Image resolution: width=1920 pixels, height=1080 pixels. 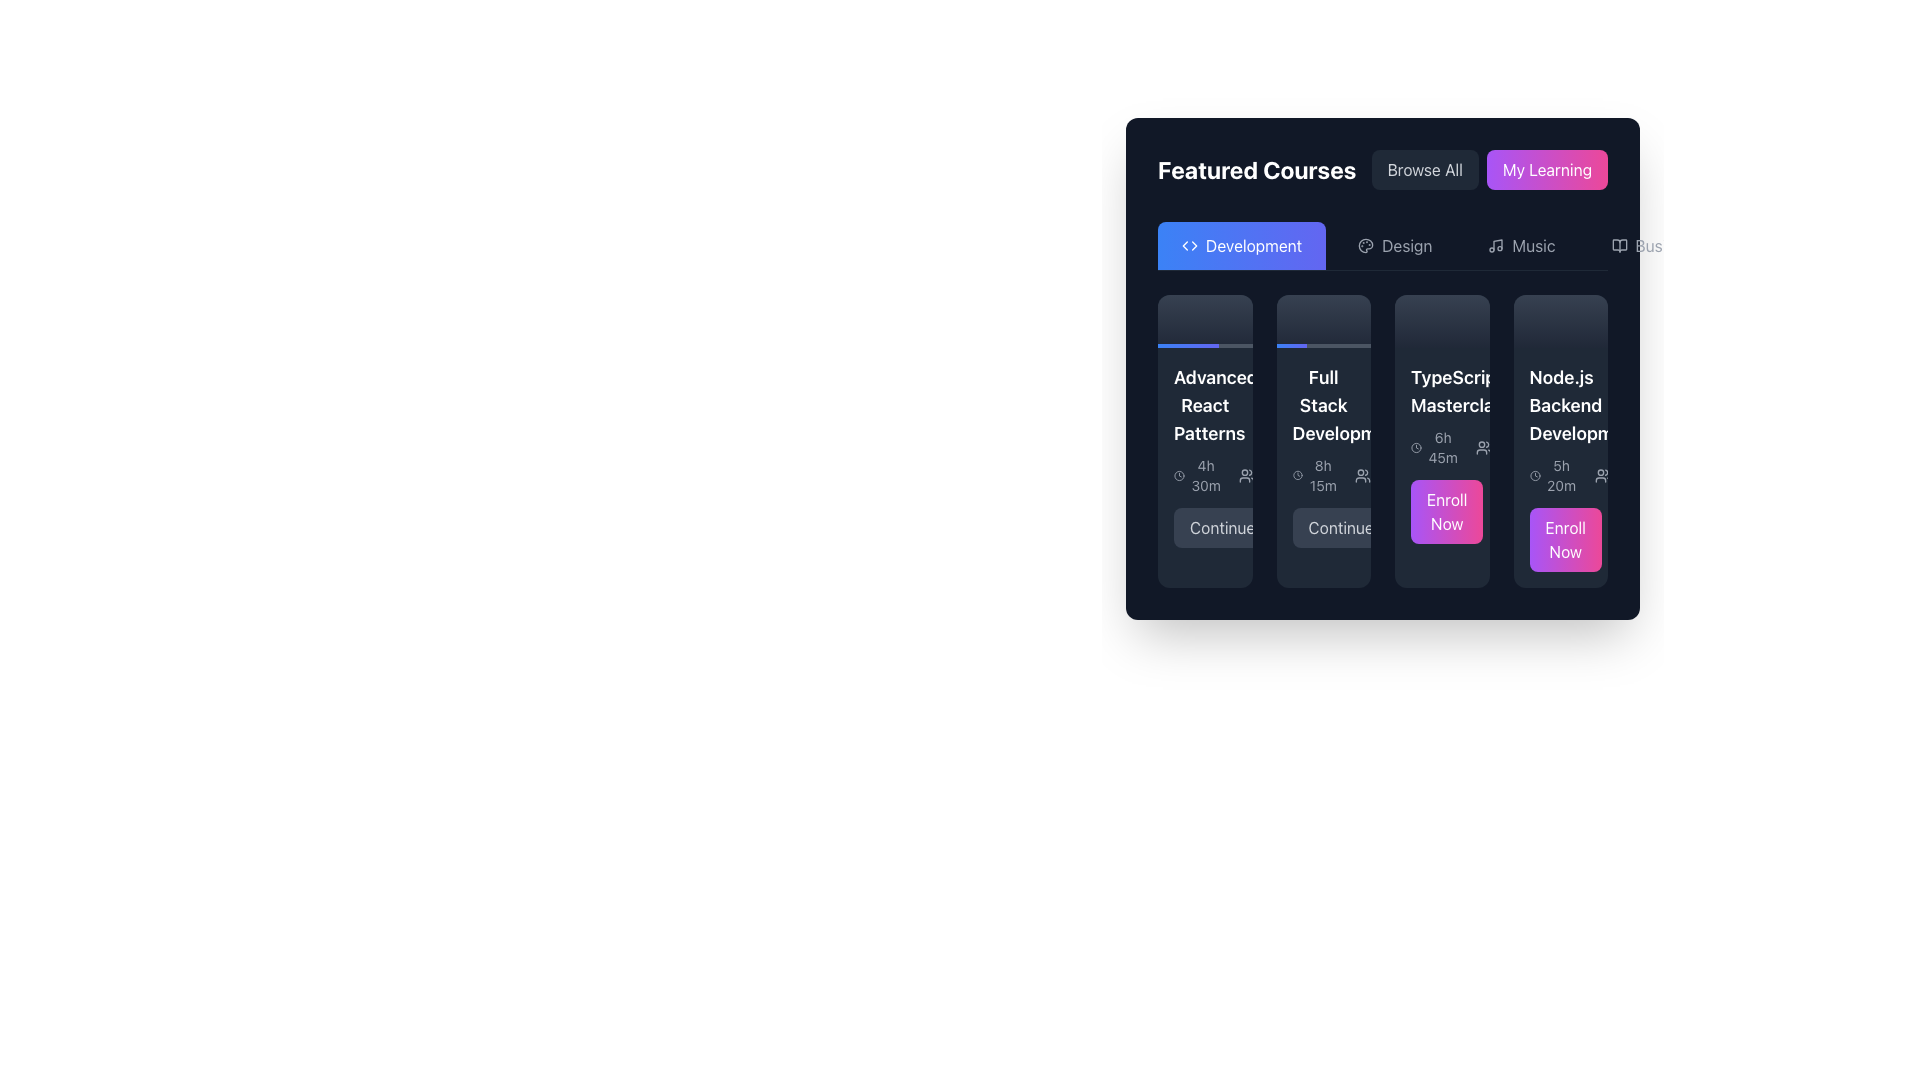 I want to click on the button that prompts users to enroll in the course, located at the lower segment of the last card on the right in the displayed grid of courses, to observe its hover effect, so click(x=1564, y=540).